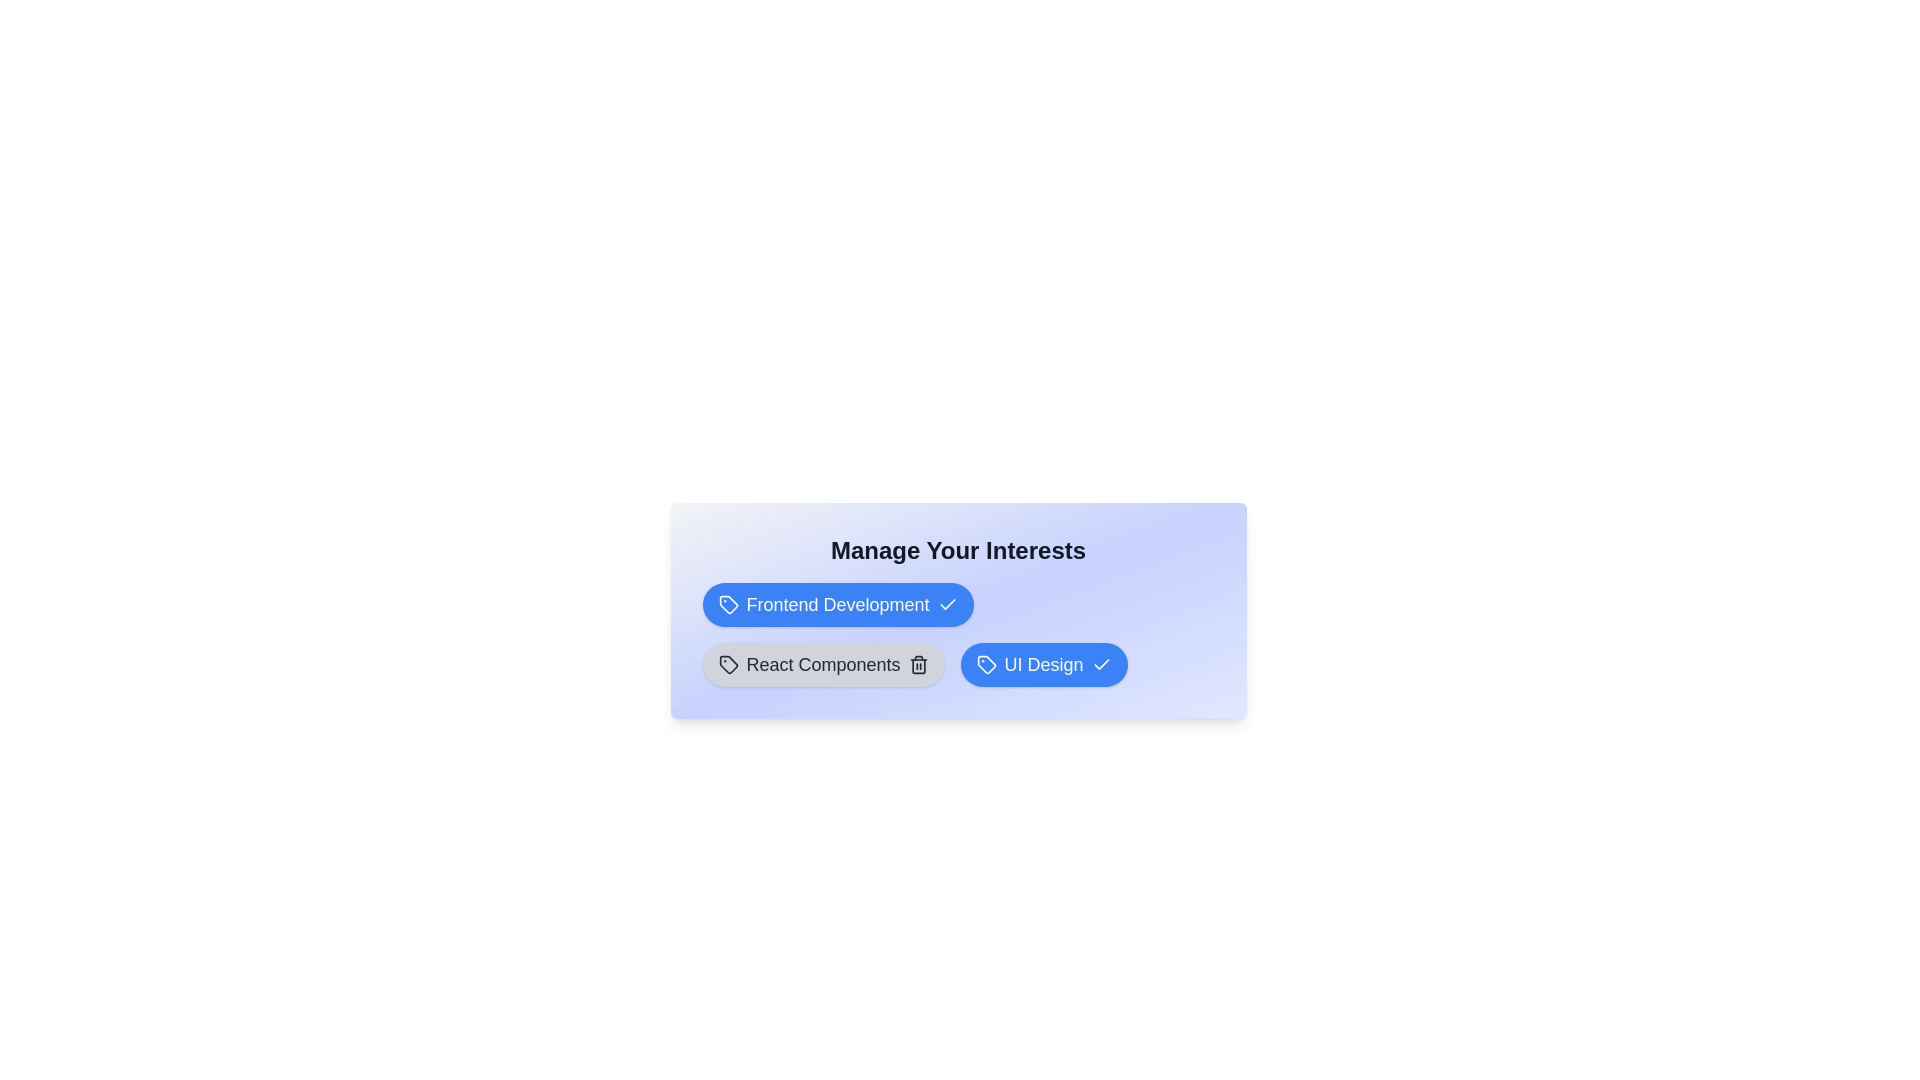 The width and height of the screenshot is (1920, 1080). What do you see at coordinates (838, 604) in the screenshot?
I see `the tag labeled 'Frontend Development'` at bounding box center [838, 604].